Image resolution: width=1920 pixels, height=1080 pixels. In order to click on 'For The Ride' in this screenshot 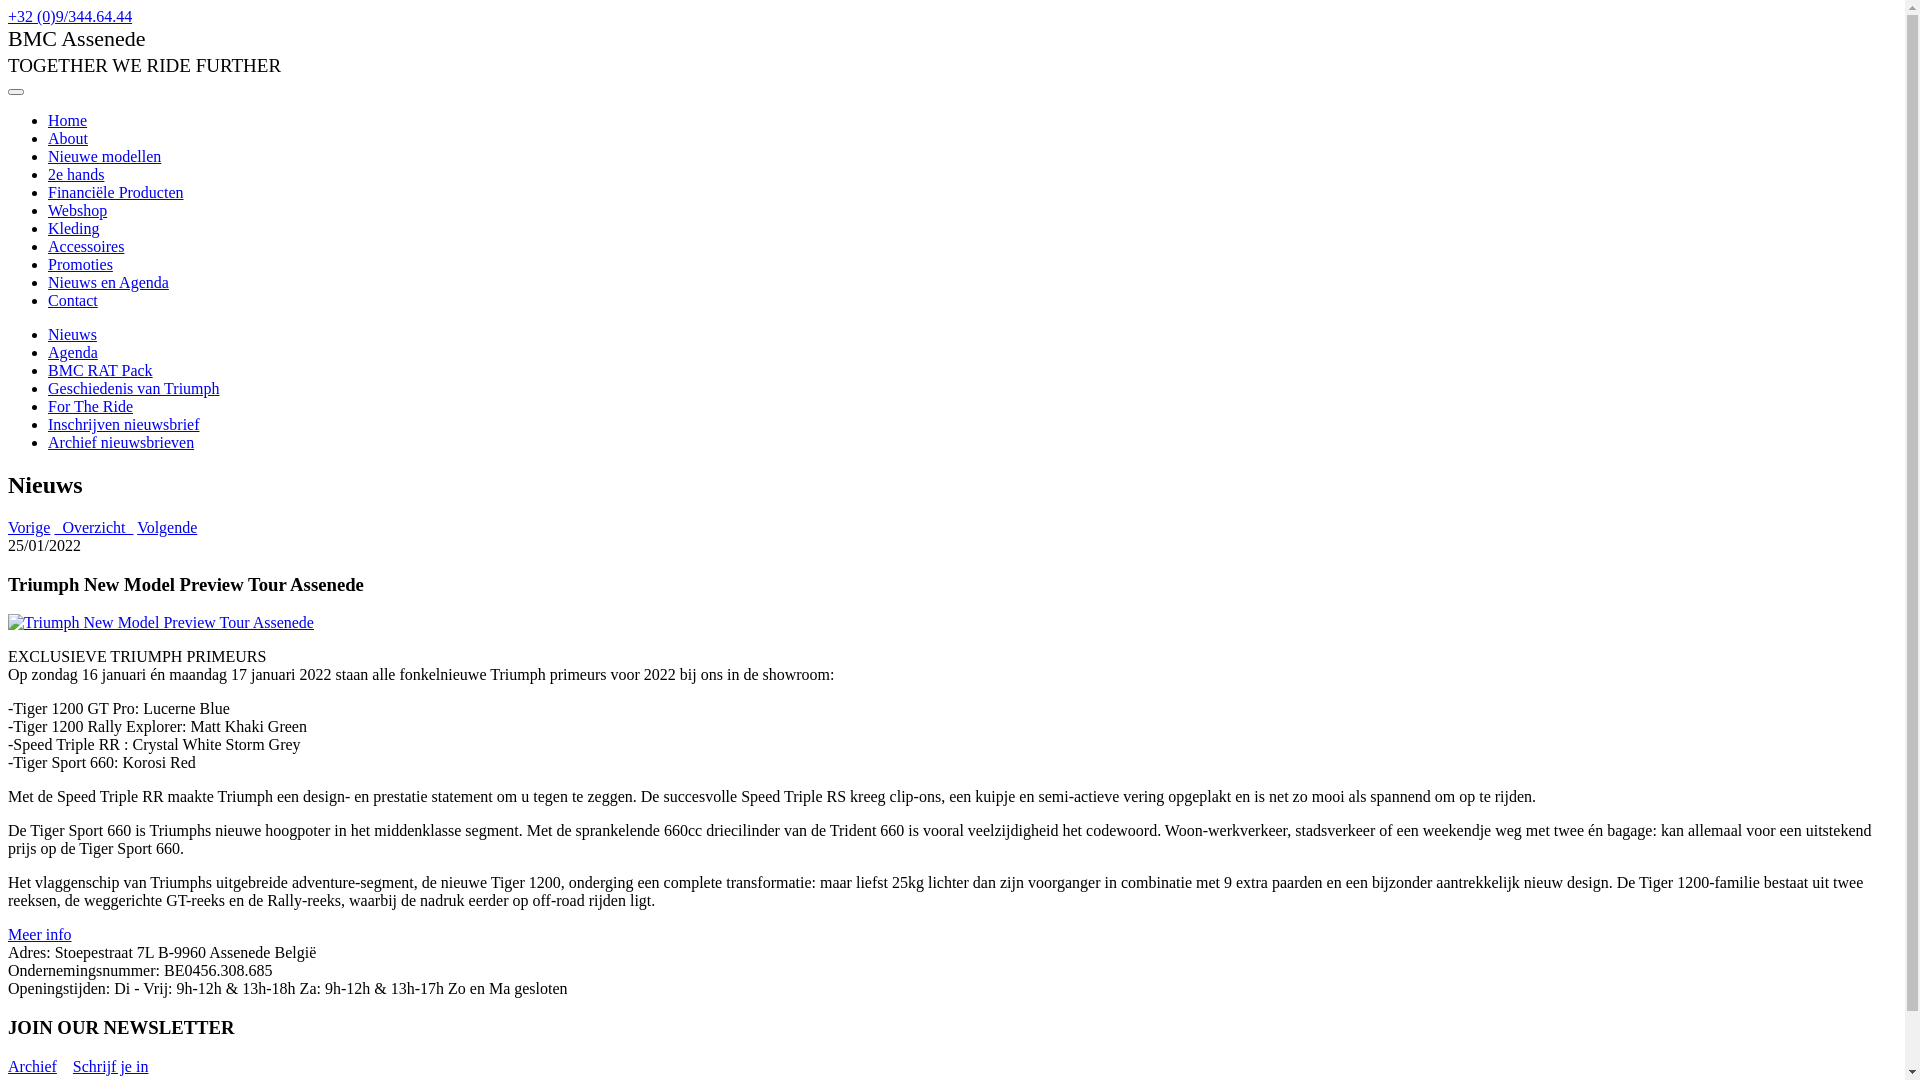, I will do `click(89, 405)`.